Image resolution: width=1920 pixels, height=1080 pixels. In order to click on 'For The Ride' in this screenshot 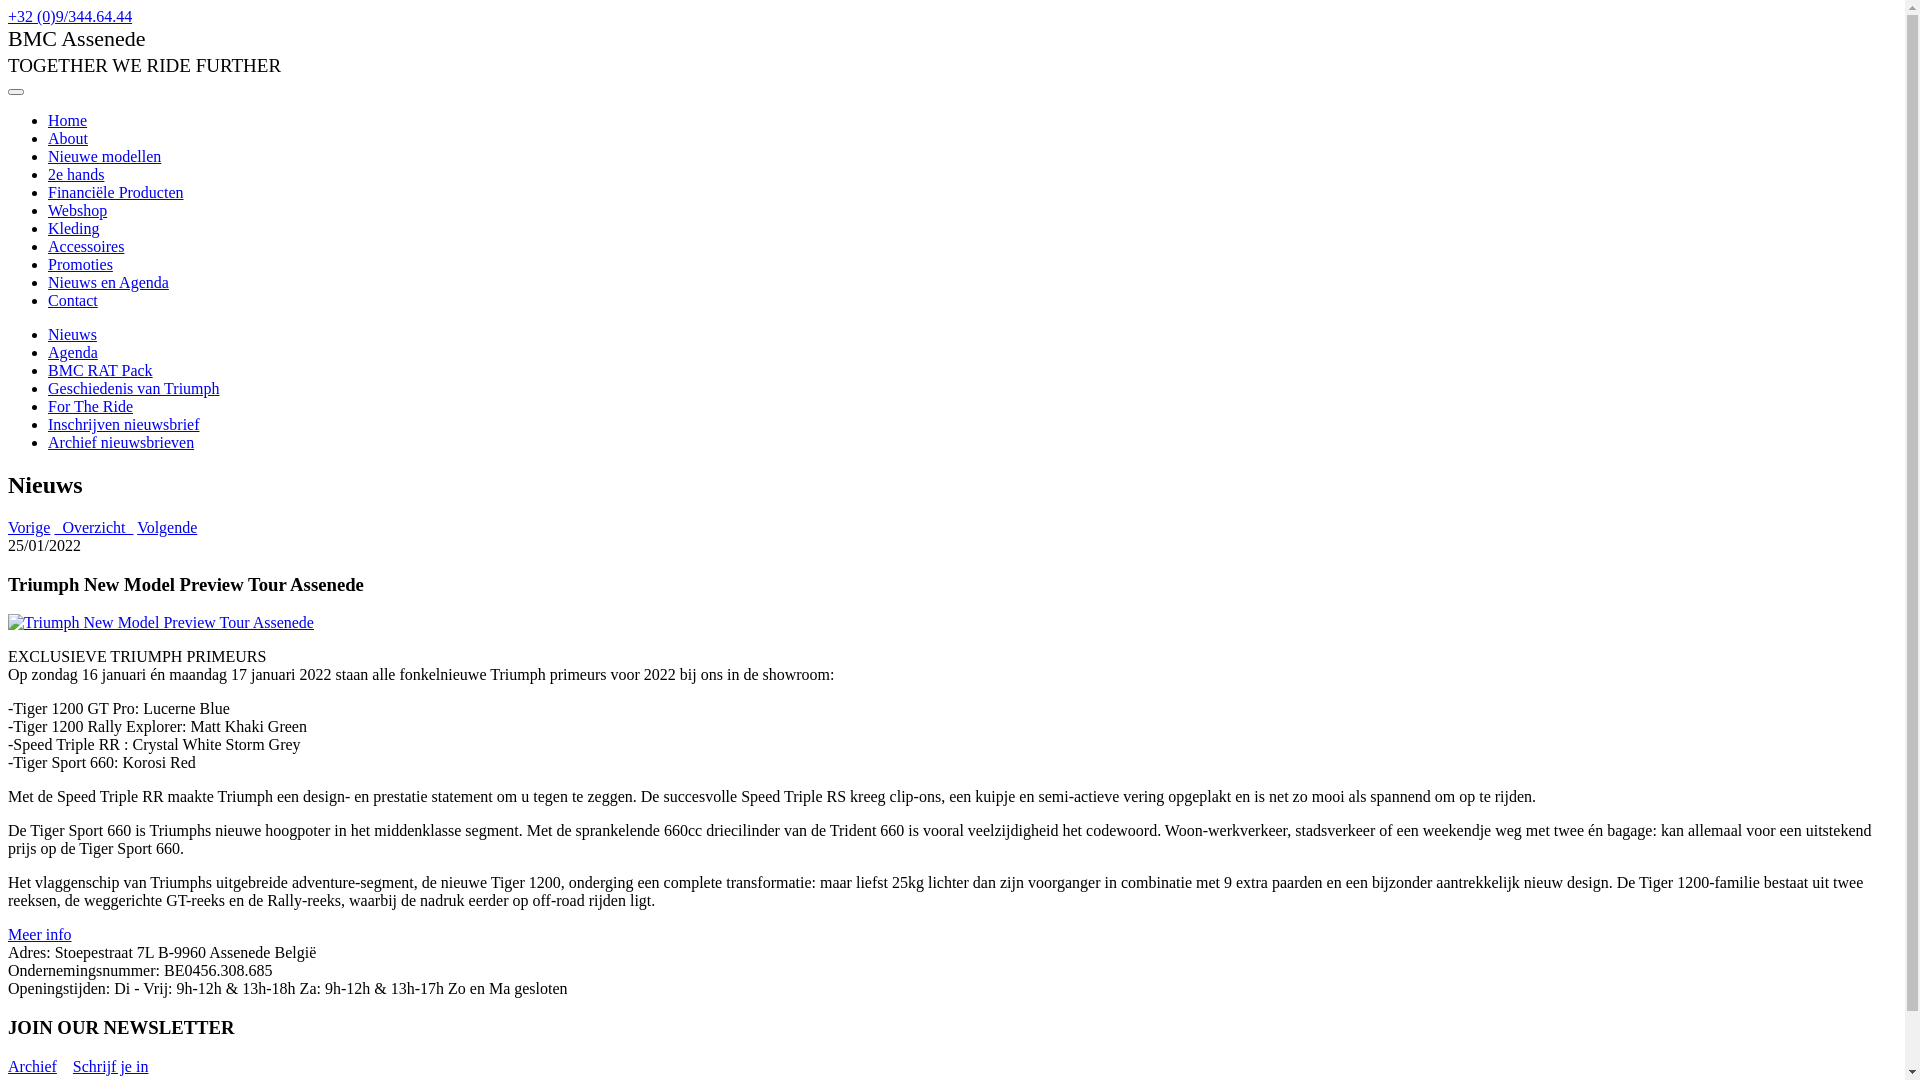, I will do `click(89, 405)`.